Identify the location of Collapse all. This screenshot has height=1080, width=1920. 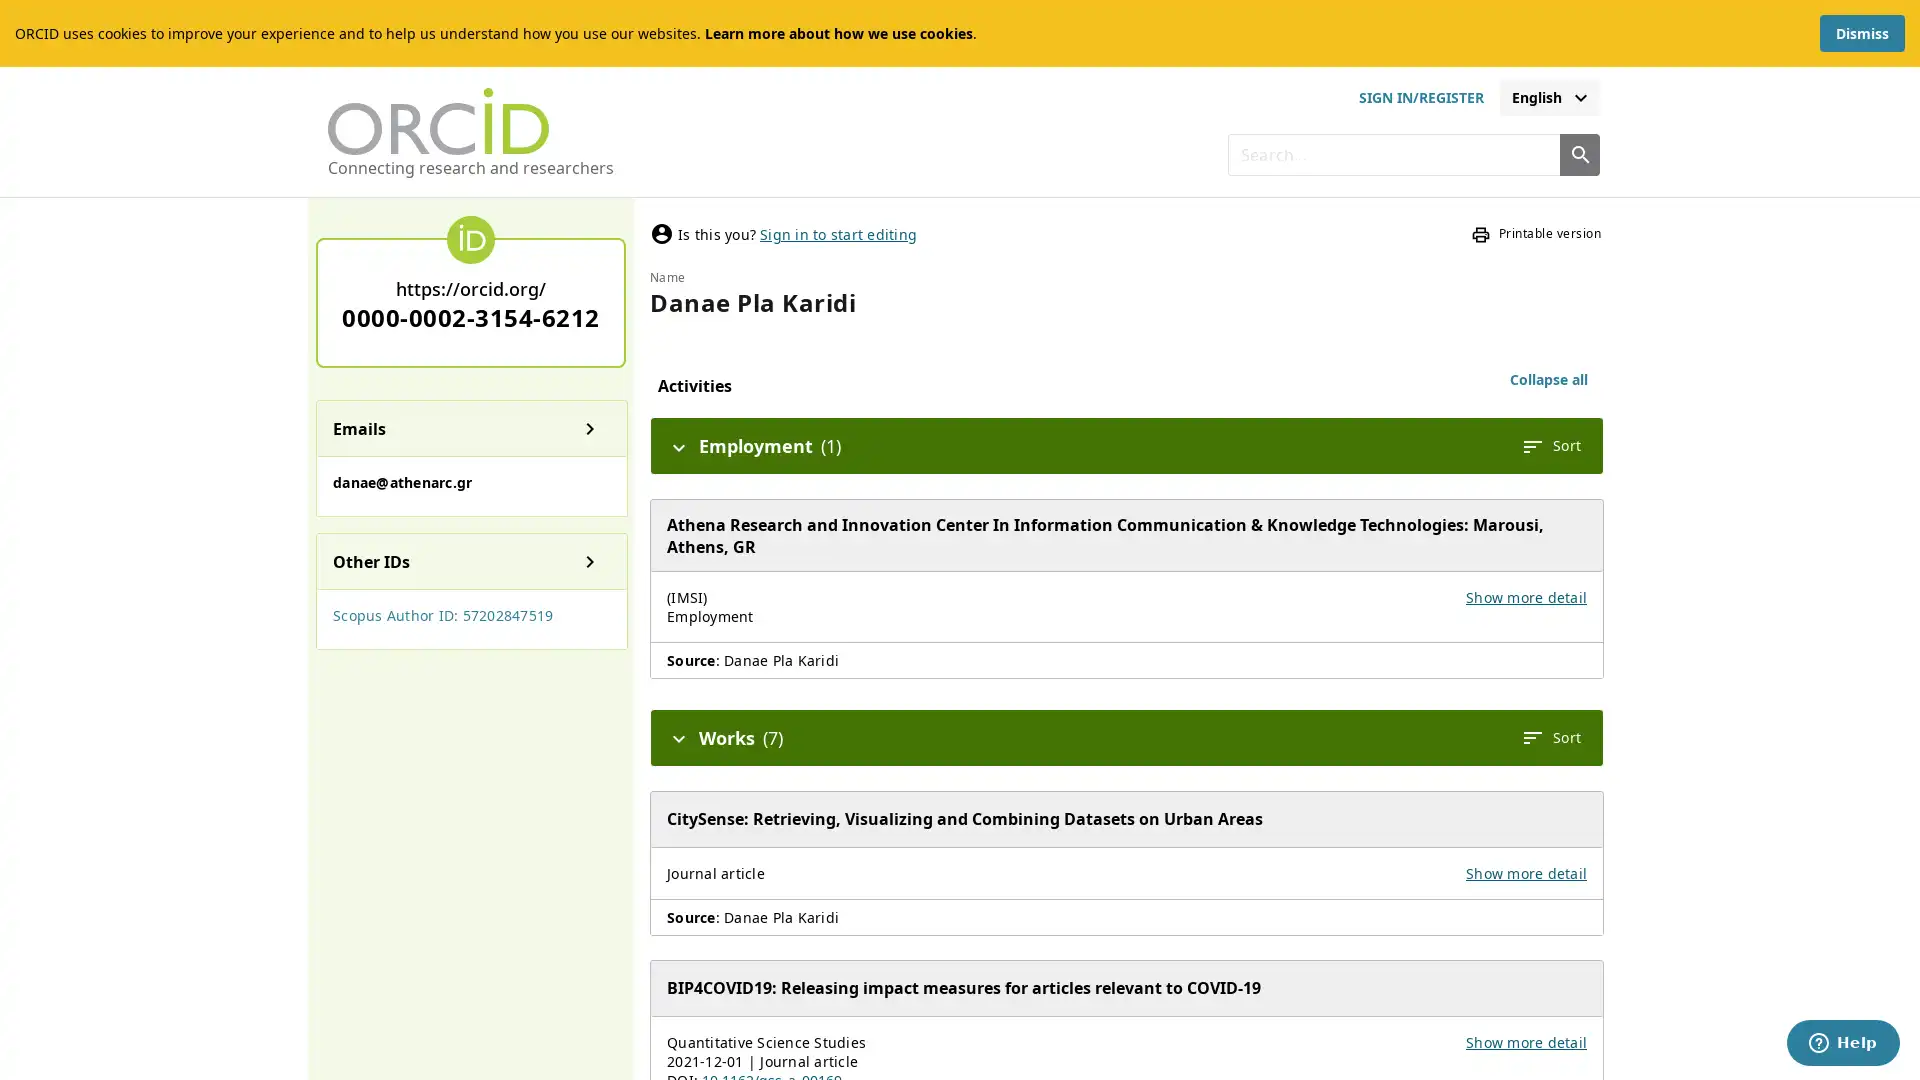
(1548, 380).